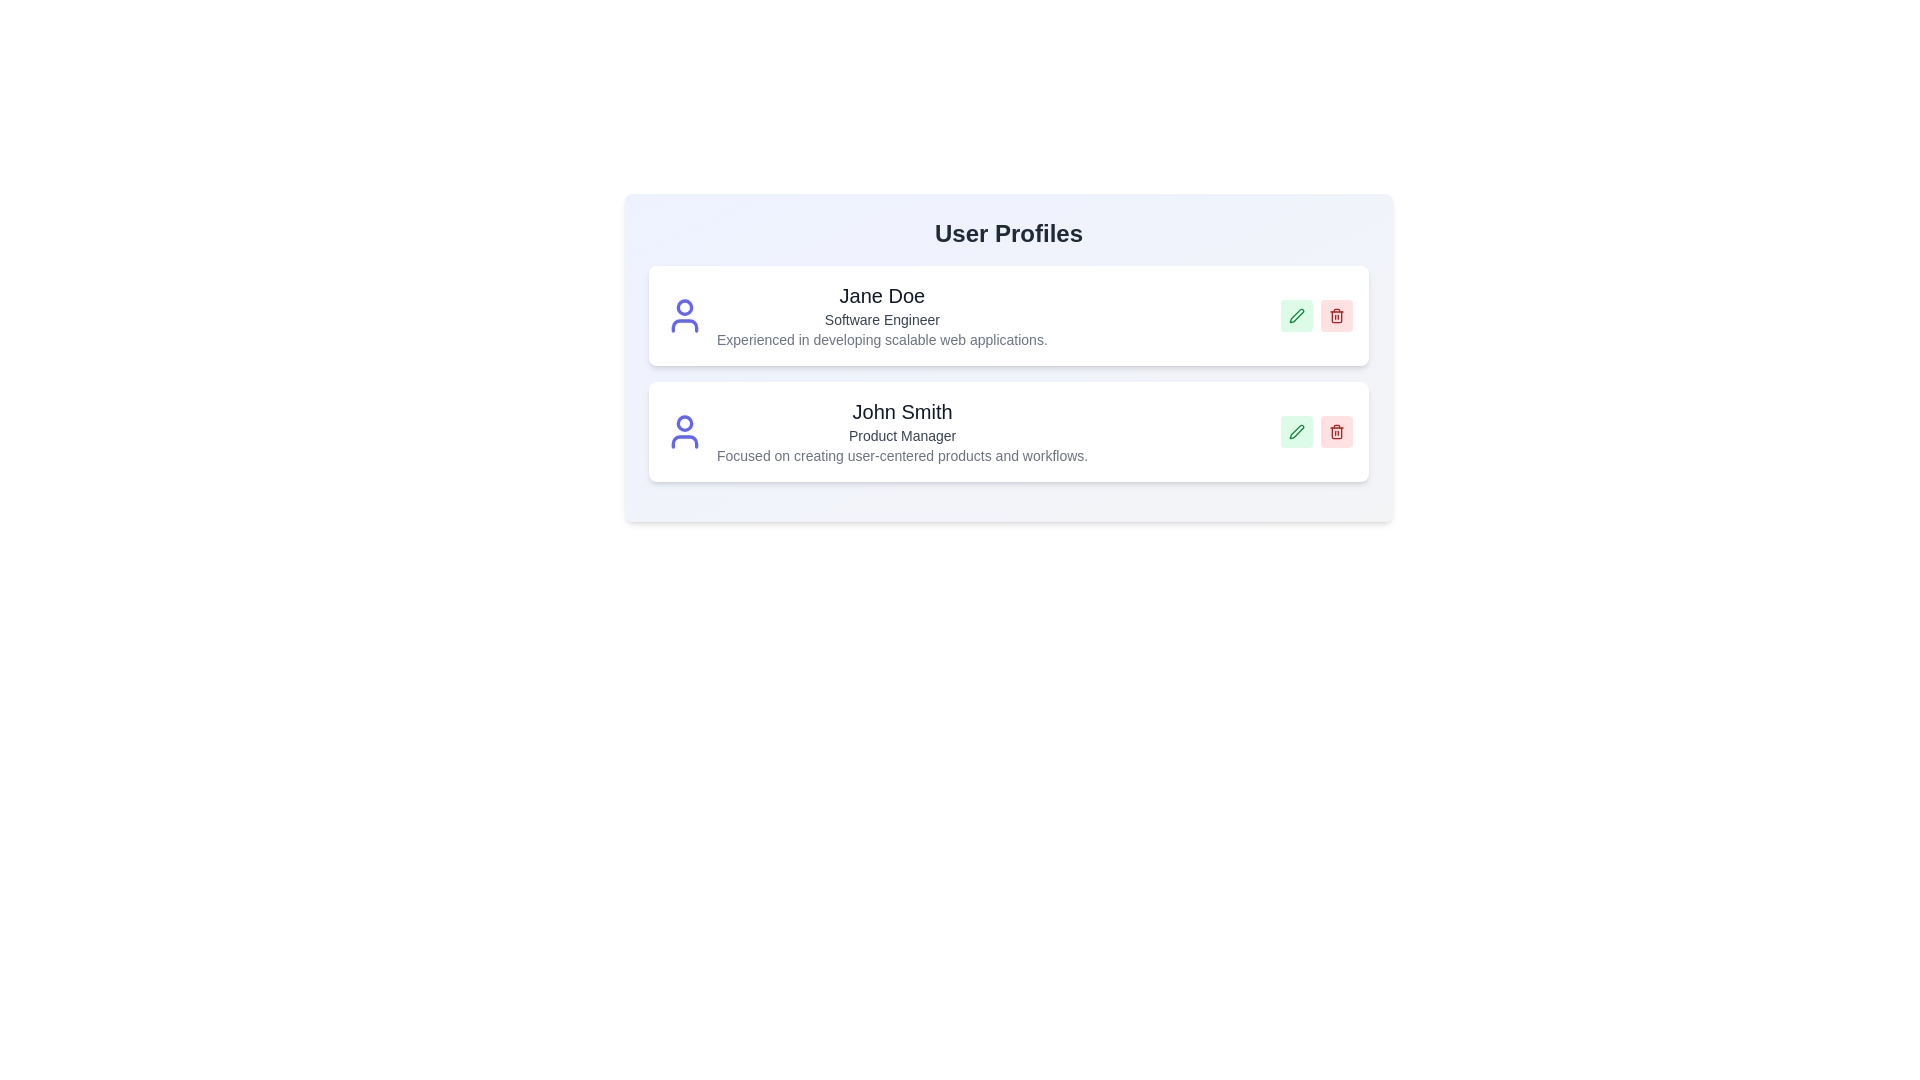 The image size is (1920, 1080). What do you see at coordinates (1337, 315) in the screenshot?
I see `delete button for the user profile Jane Doe` at bounding box center [1337, 315].